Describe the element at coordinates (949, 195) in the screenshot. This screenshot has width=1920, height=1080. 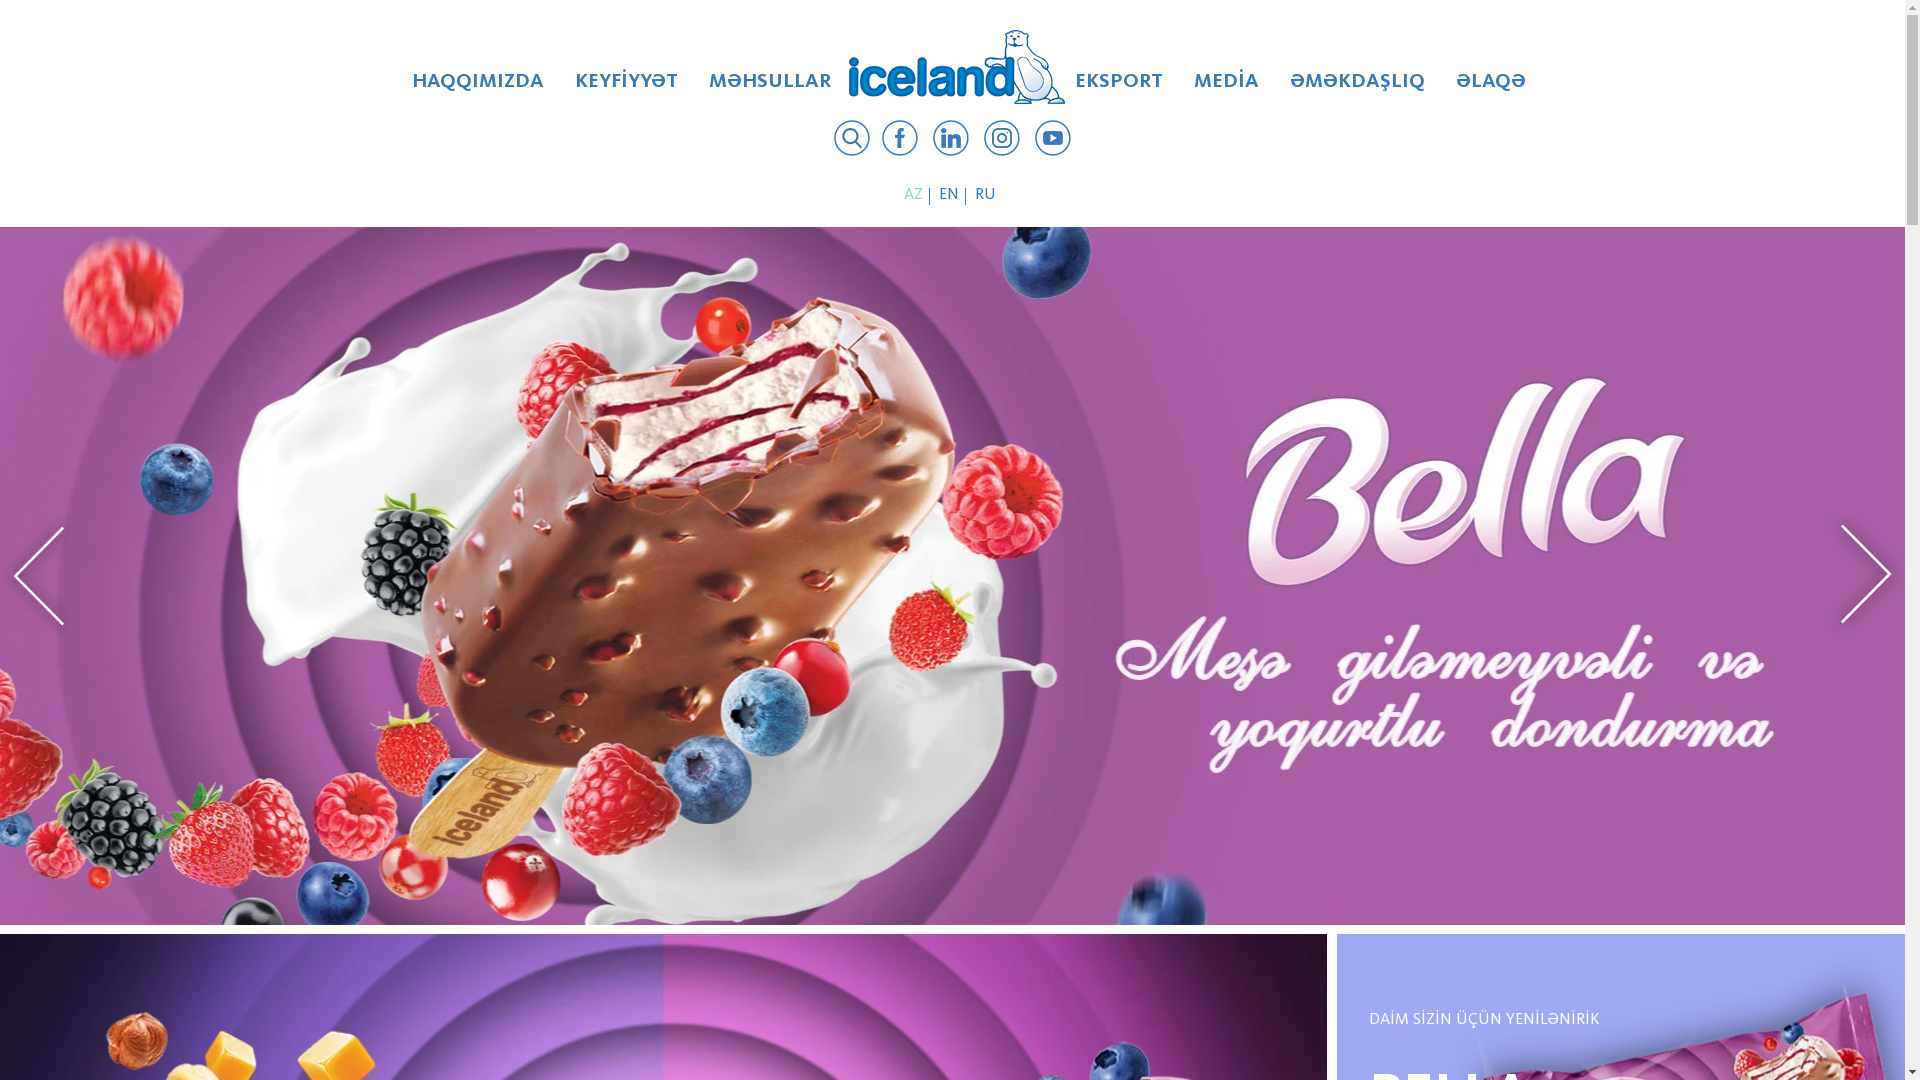
I see `'EN'` at that location.